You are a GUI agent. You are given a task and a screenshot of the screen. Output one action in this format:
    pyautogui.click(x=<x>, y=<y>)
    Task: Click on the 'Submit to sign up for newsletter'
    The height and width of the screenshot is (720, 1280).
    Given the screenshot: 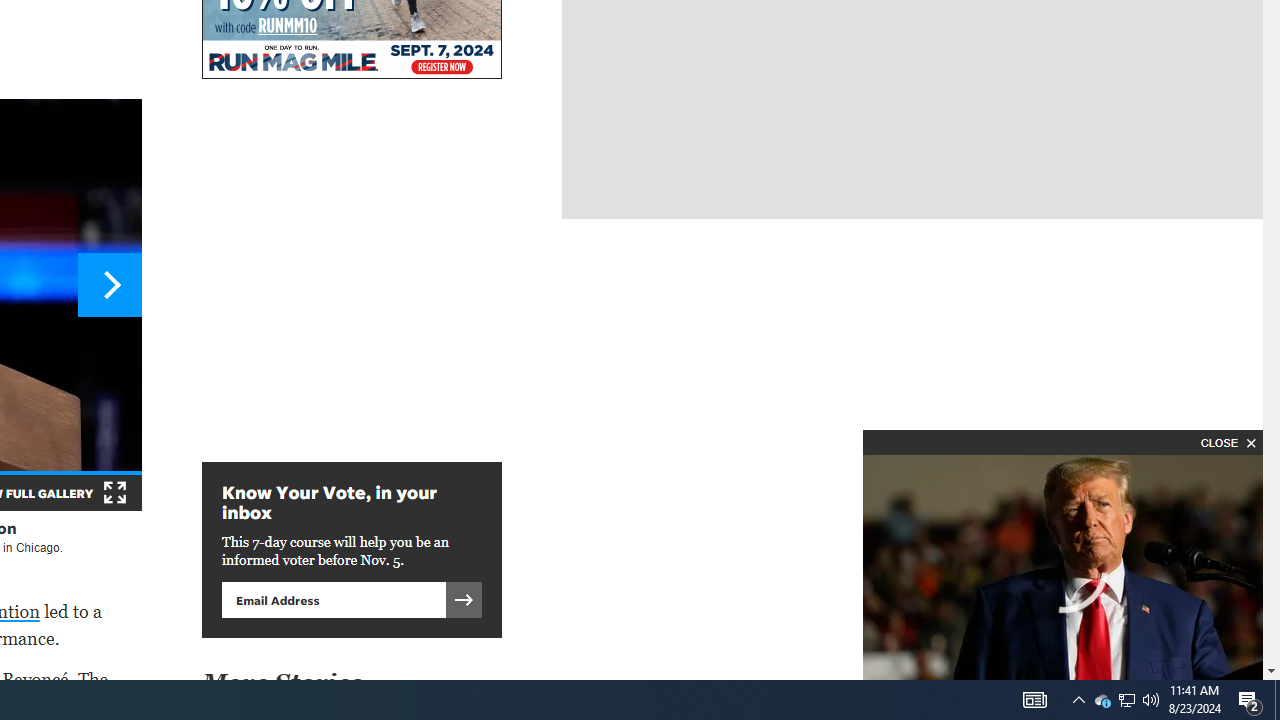 What is the action you would take?
    pyautogui.click(x=463, y=598)
    